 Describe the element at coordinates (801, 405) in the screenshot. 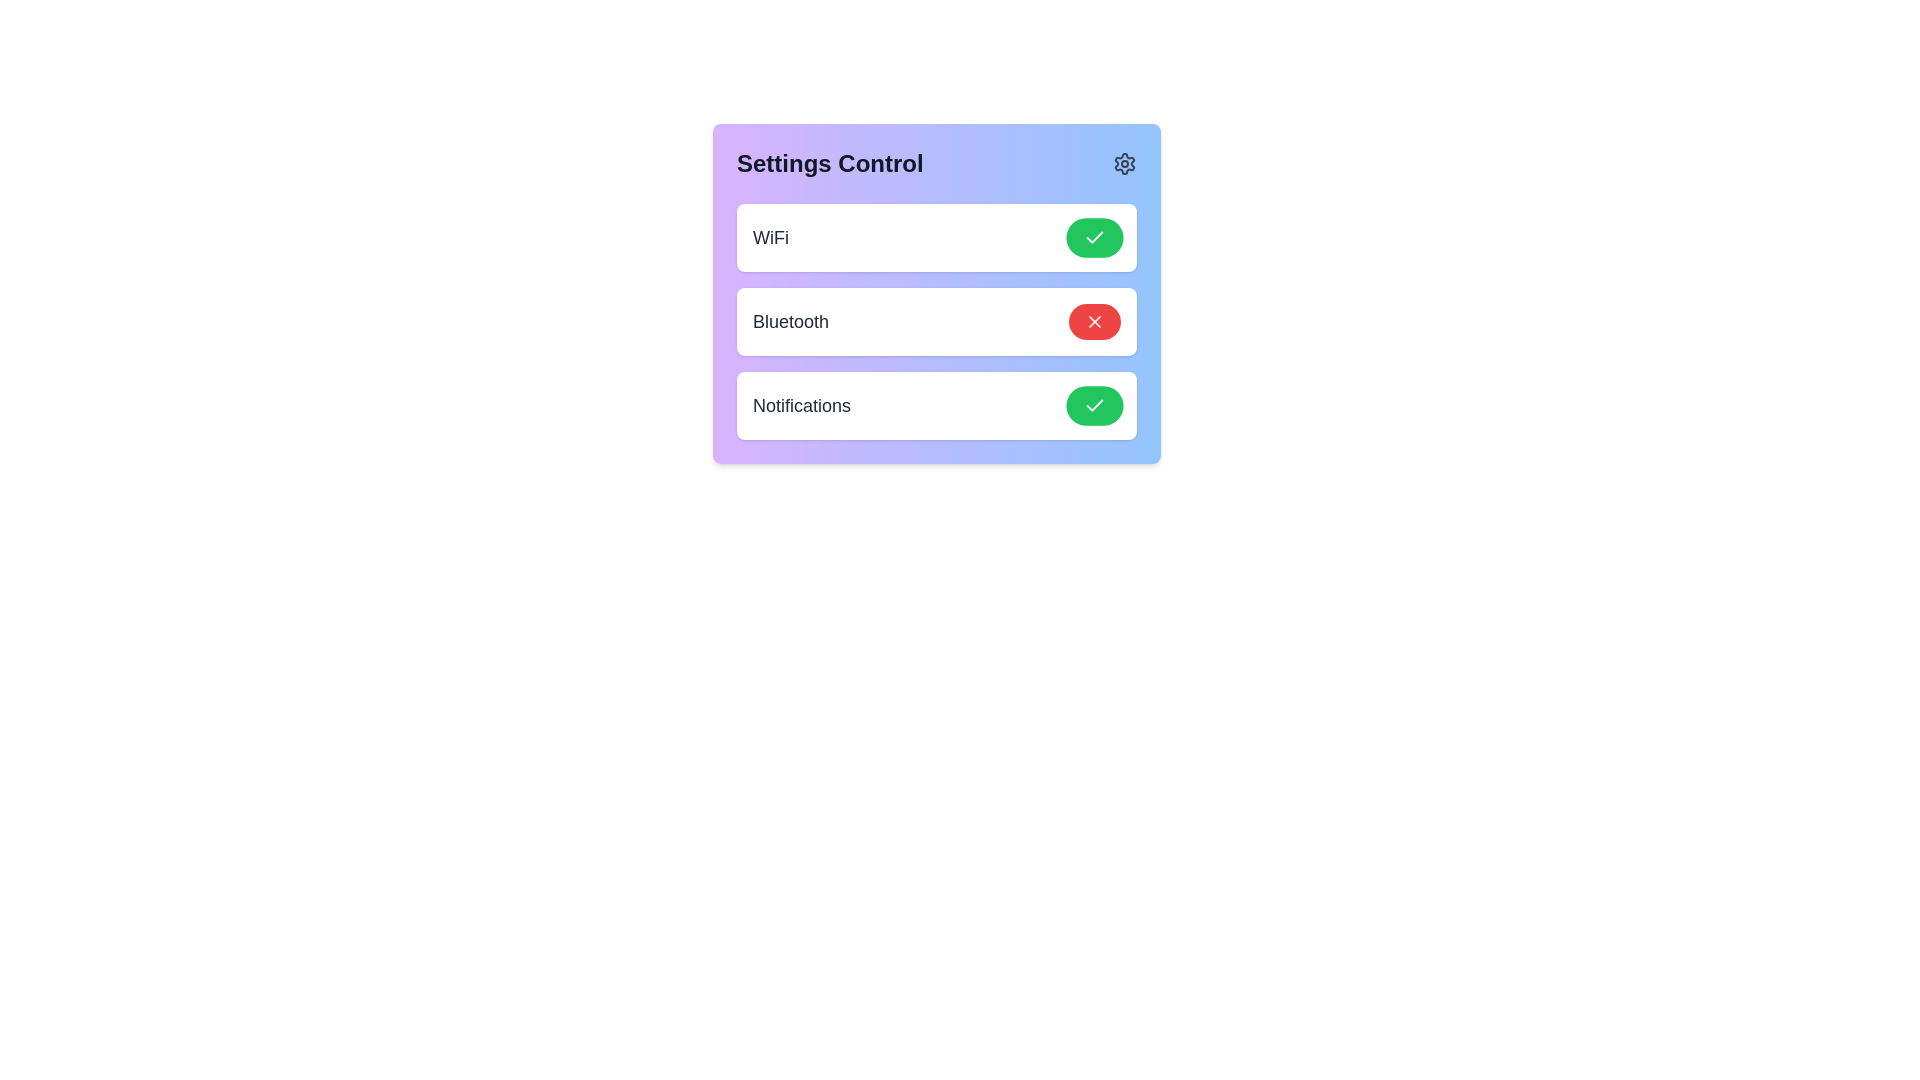

I see `the text element Notifications` at that location.